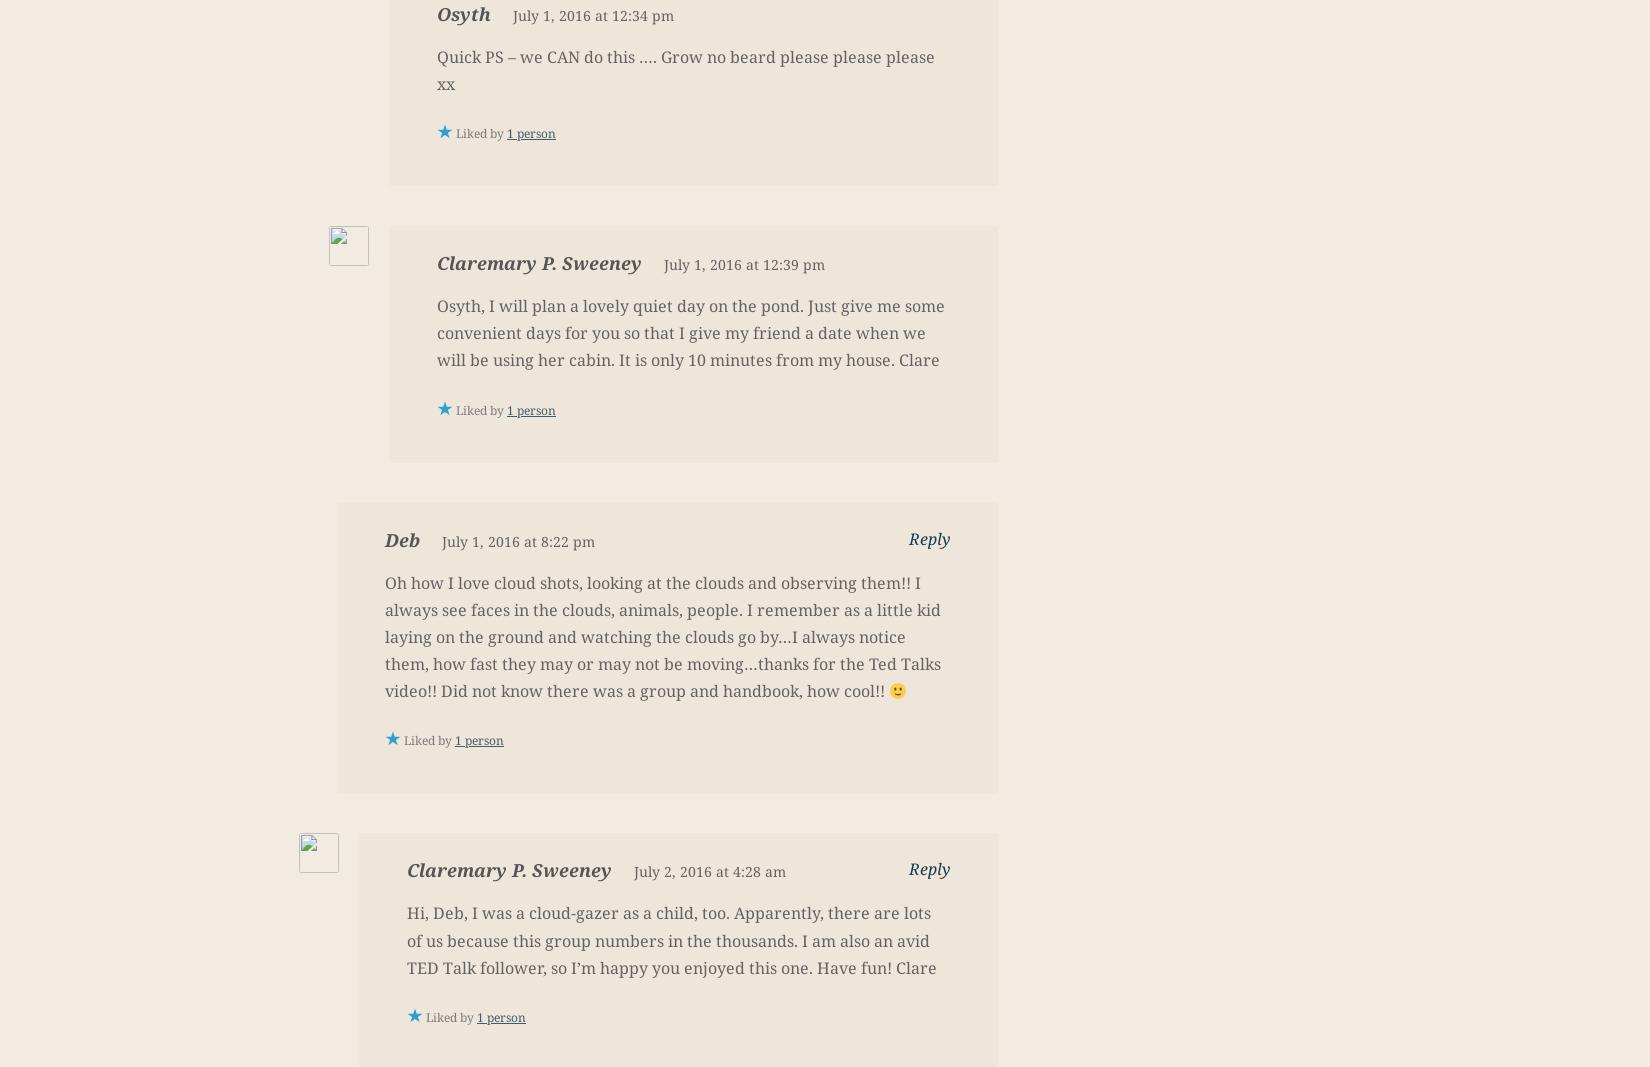  I want to click on 'July 1, 2016 at 8:22 pm', so click(517, 540).